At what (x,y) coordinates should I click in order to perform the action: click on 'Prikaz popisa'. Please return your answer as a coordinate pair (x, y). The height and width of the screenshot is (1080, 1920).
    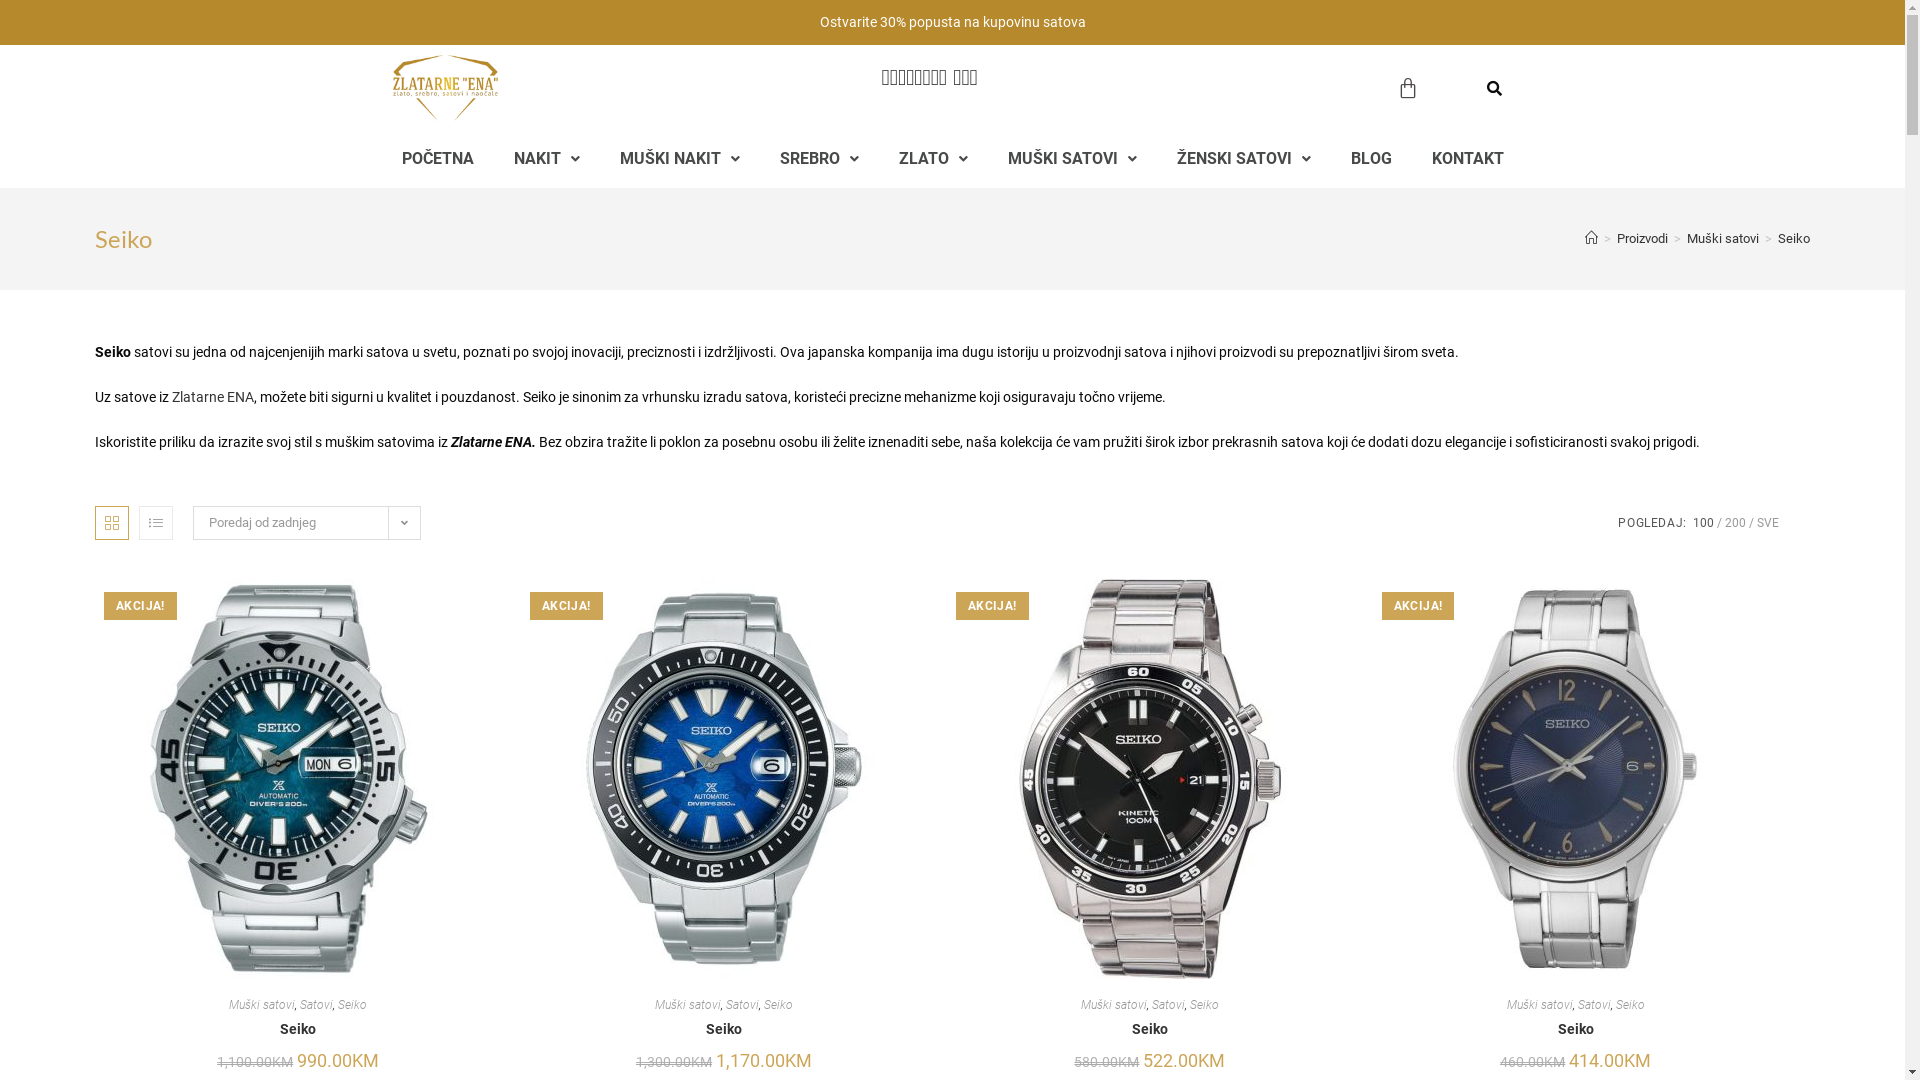
    Looking at the image, I should click on (155, 522).